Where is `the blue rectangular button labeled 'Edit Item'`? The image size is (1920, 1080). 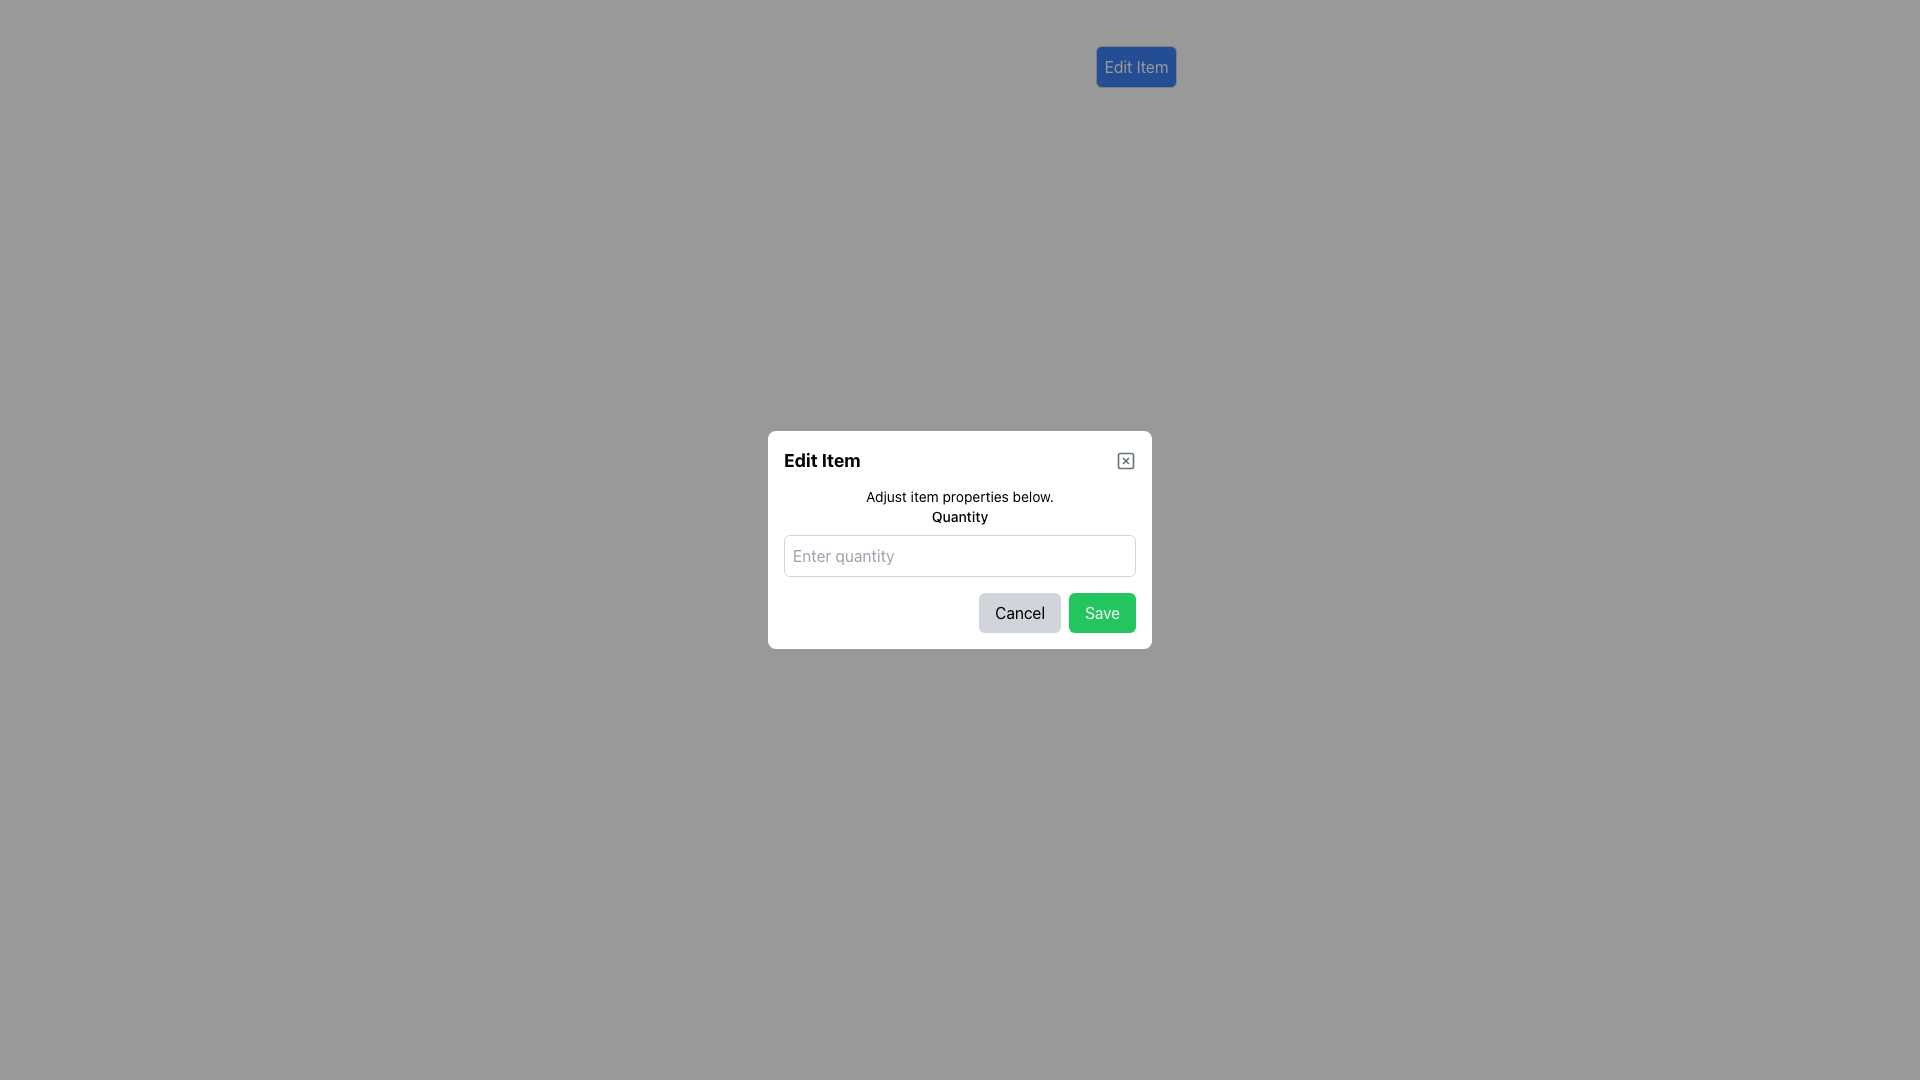 the blue rectangular button labeled 'Edit Item' is located at coordinates (1136, 65).